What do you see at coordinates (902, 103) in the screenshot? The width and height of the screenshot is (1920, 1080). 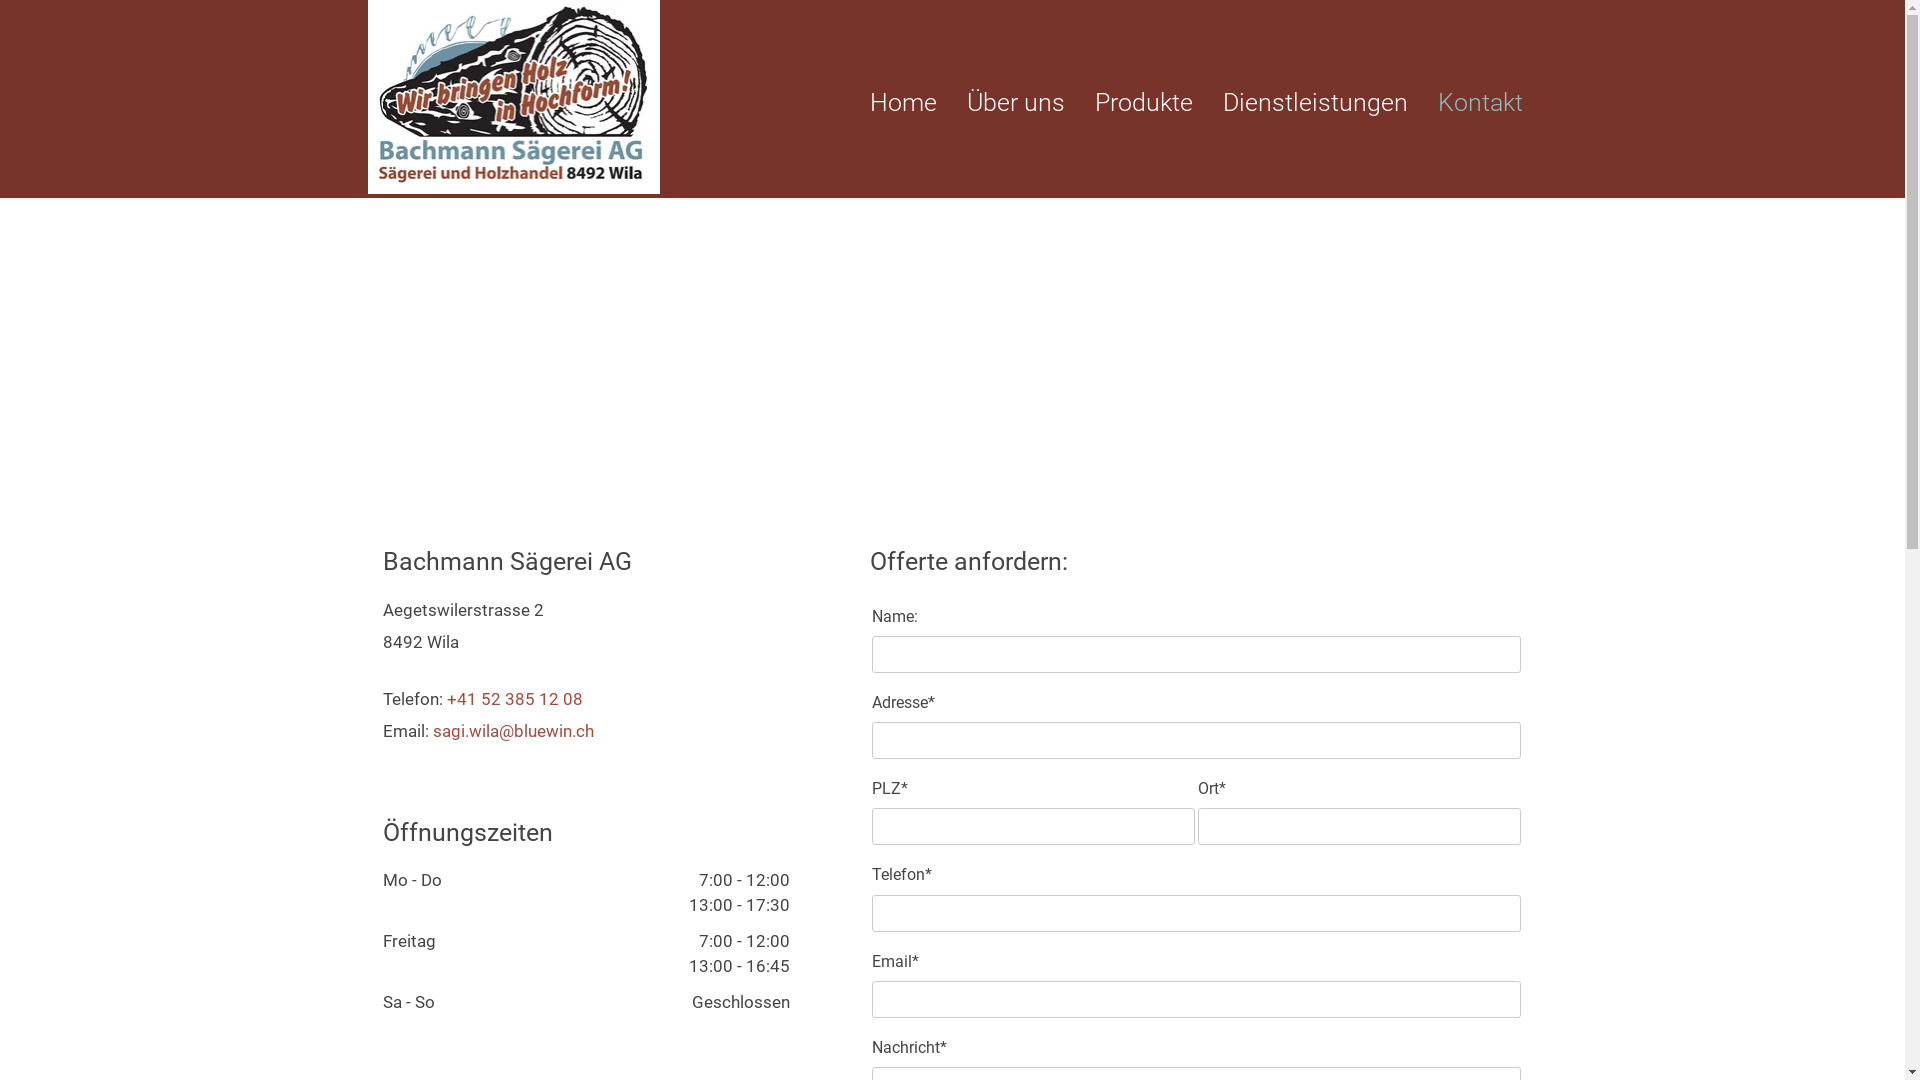 I see `'Home'` at bounding box center [902, 103].